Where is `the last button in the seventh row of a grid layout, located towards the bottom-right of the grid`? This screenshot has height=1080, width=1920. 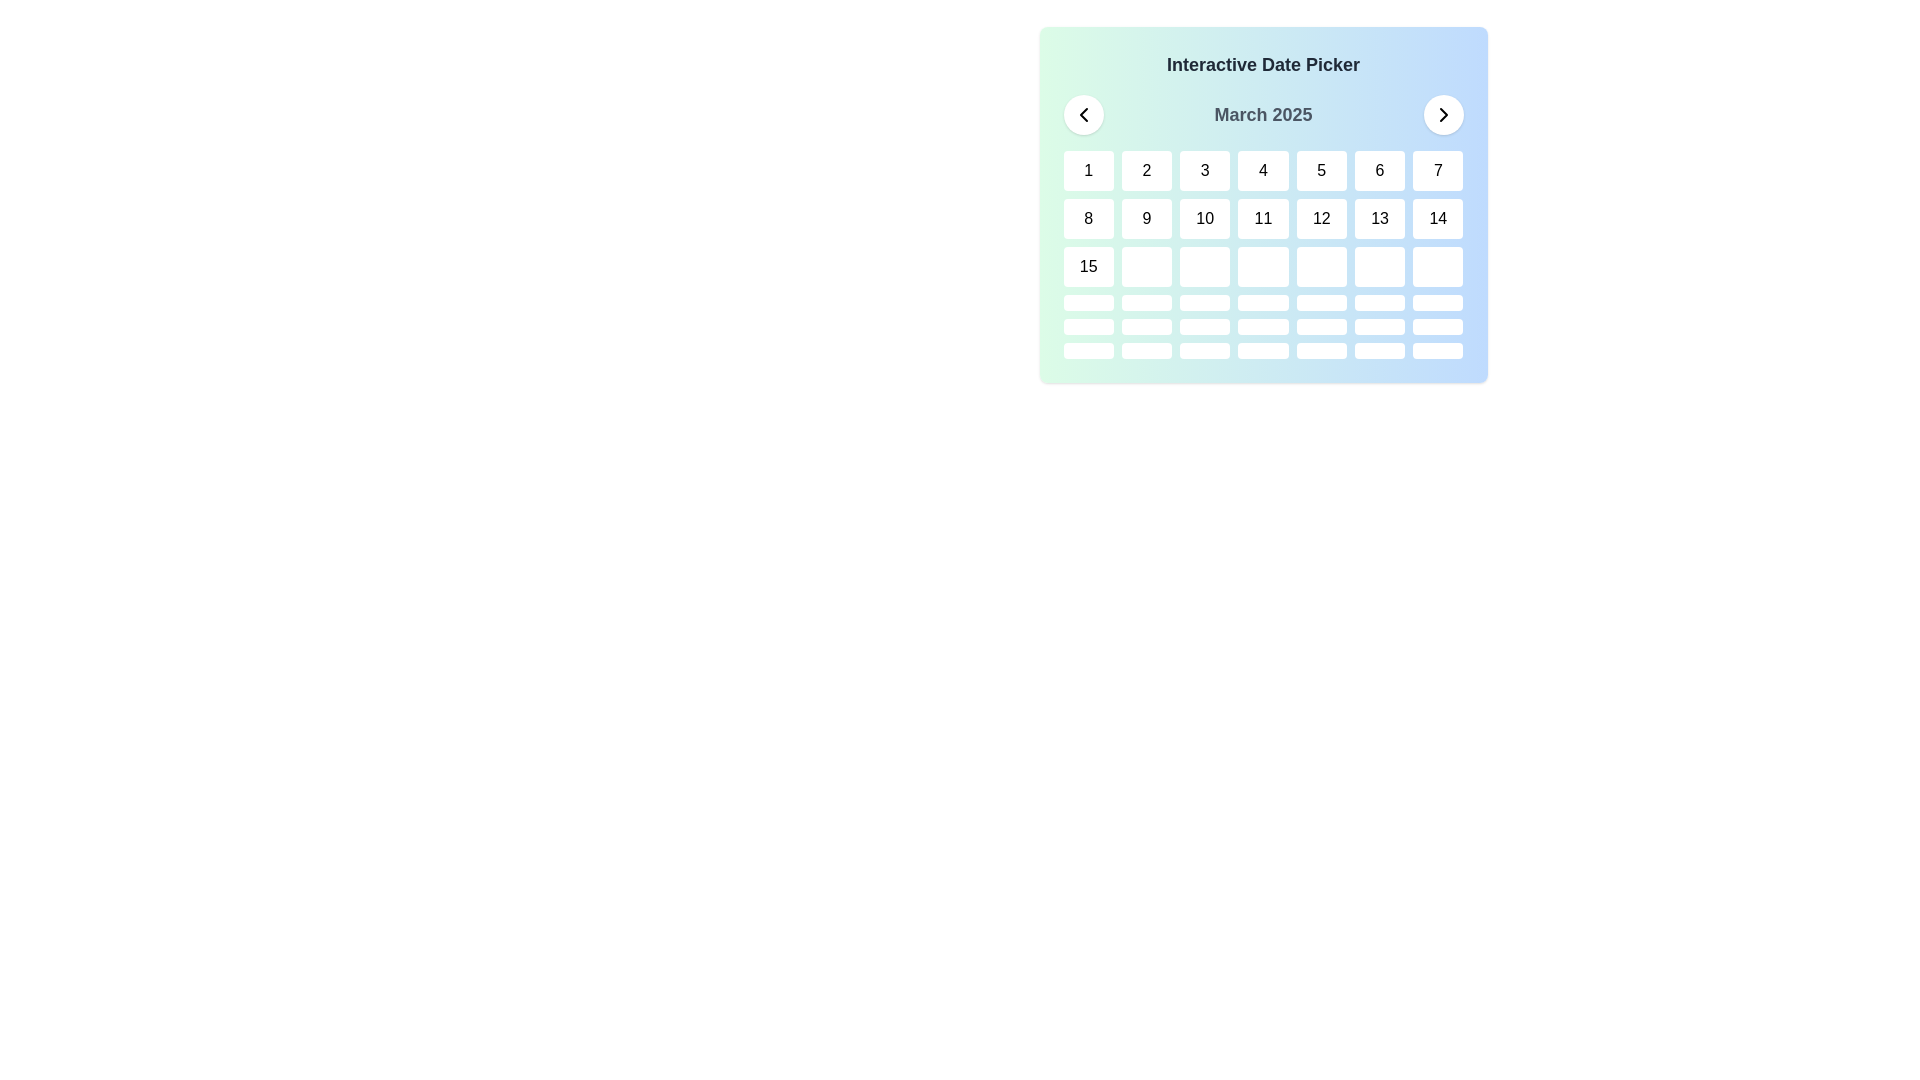 the last button in the seventh row of a grid layout, located towards the bottom-right of the grid is located at coordinates (1437, 326).